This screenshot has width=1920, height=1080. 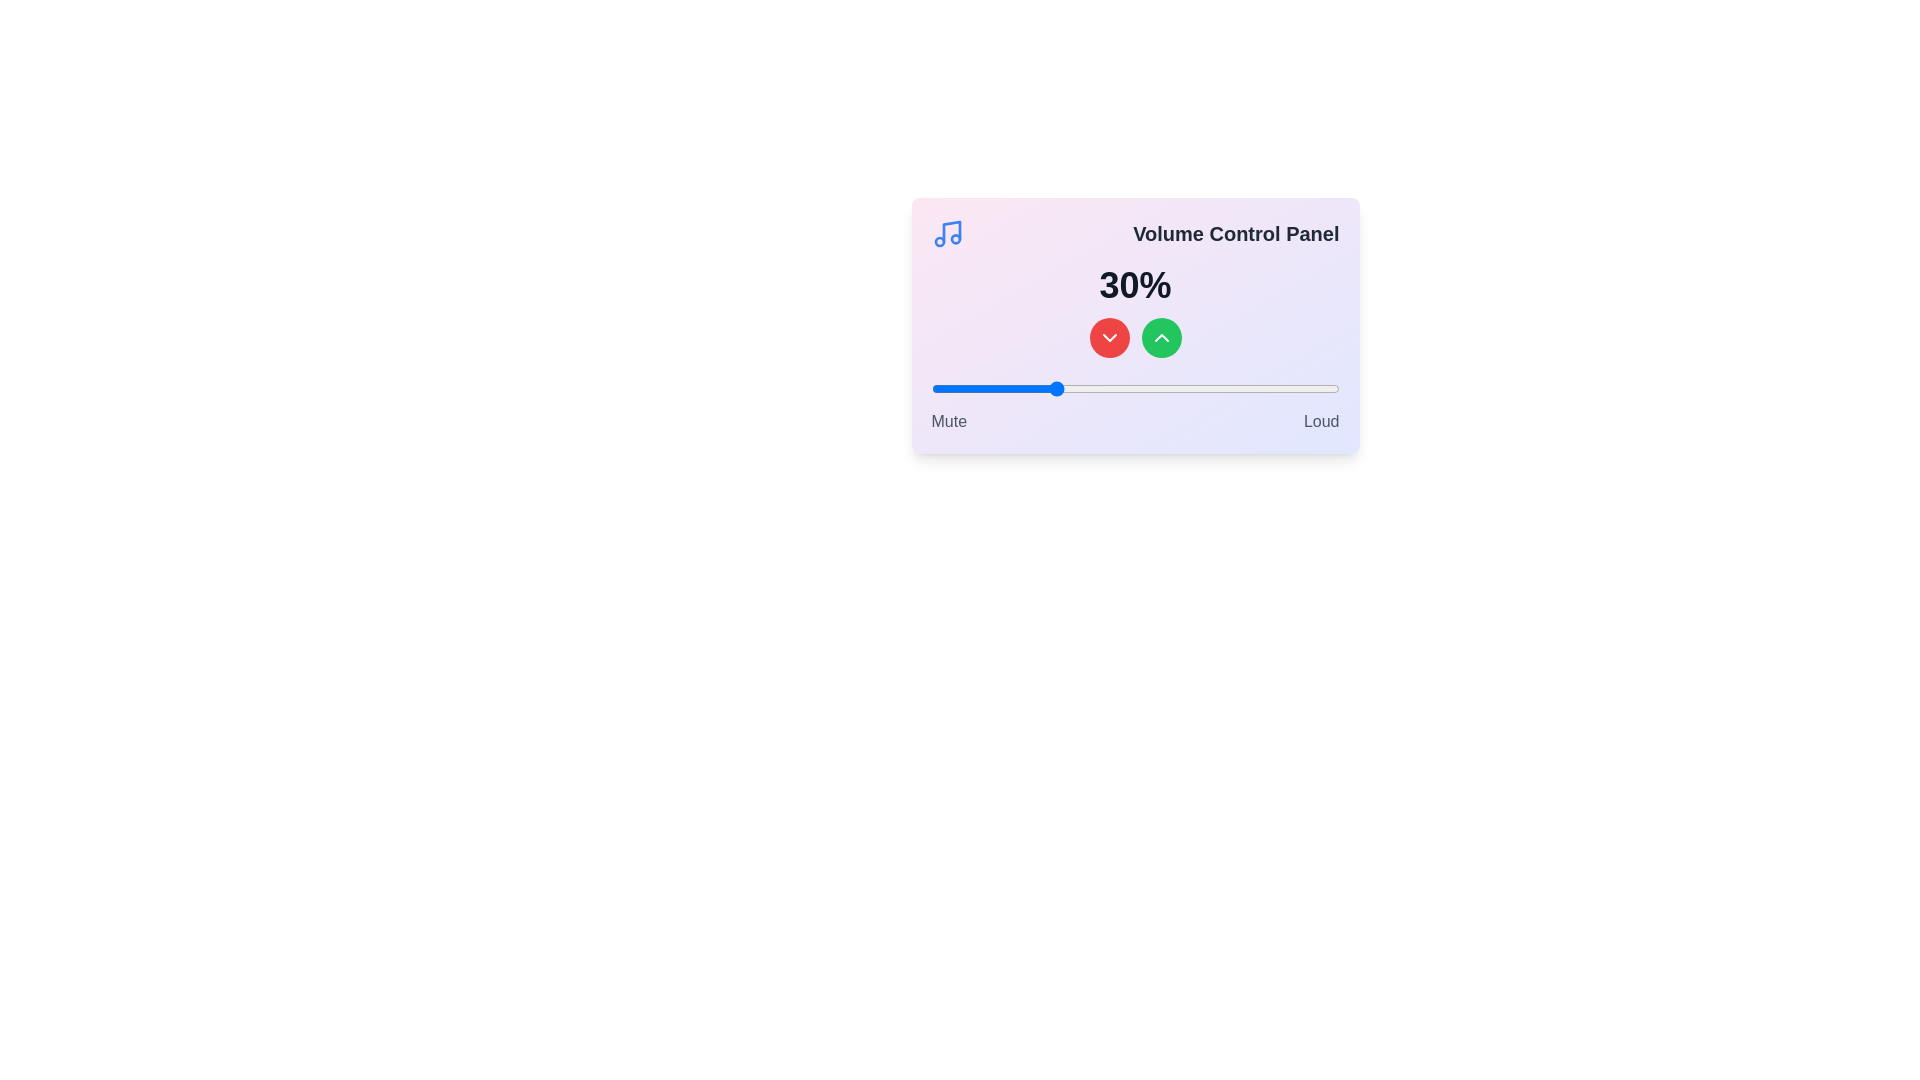 I want to click on increment volume button, so click(x=1161, y=337).